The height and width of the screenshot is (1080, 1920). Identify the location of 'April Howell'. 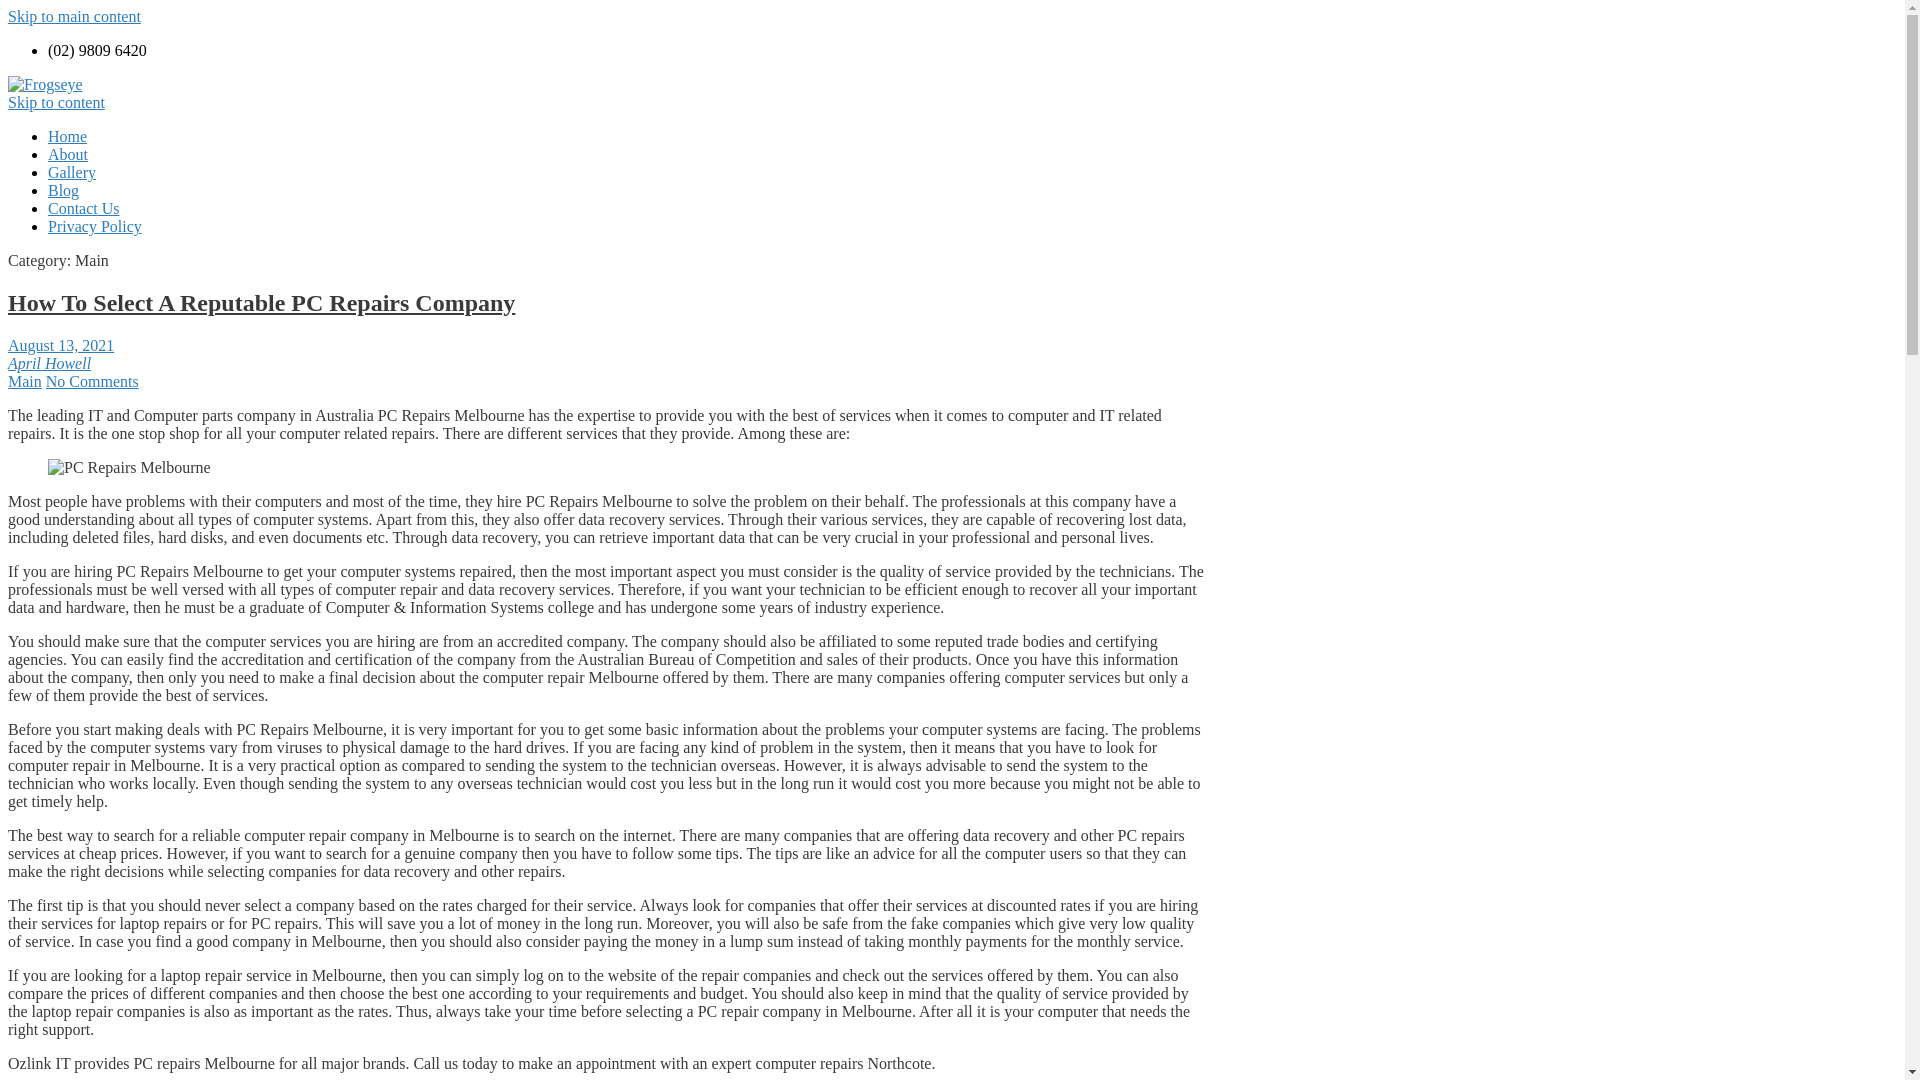
(49, 363).